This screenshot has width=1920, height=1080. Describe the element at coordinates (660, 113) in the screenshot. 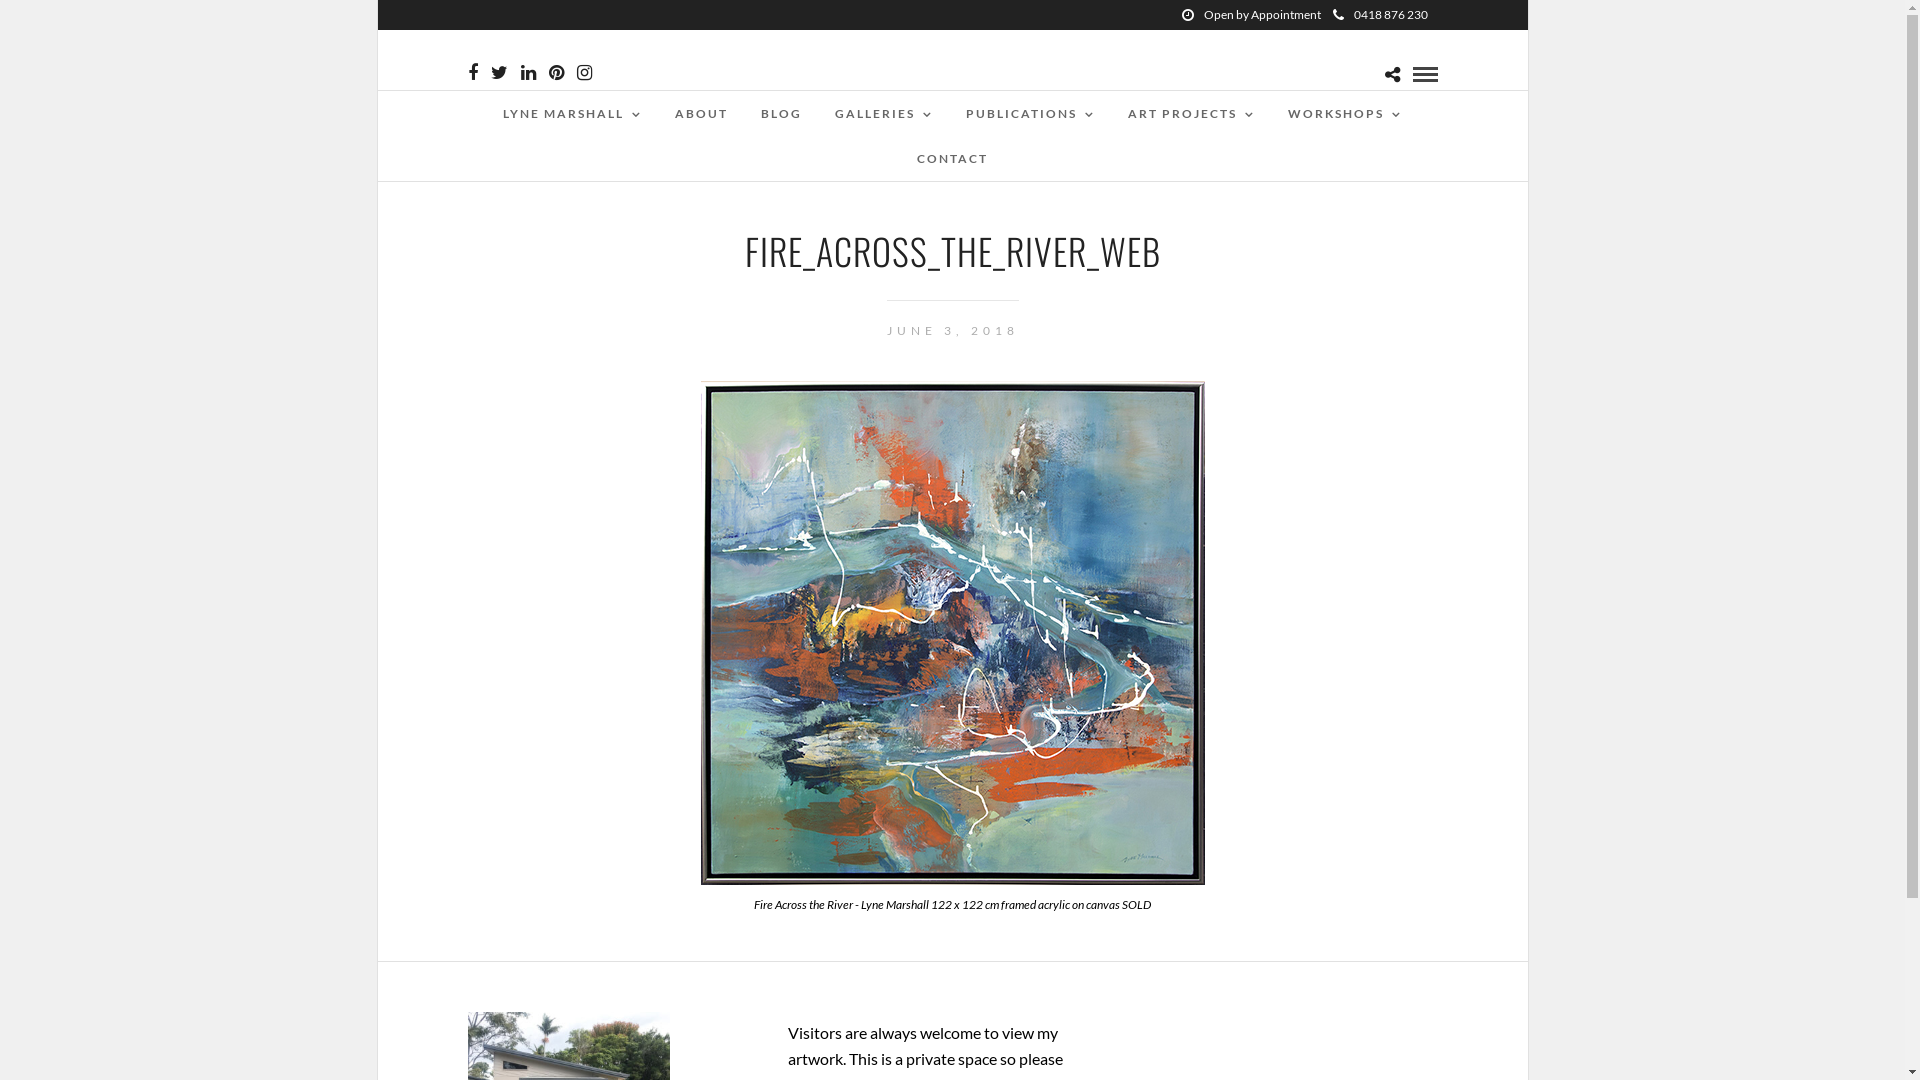

I see `'ABOUT'` at that location.